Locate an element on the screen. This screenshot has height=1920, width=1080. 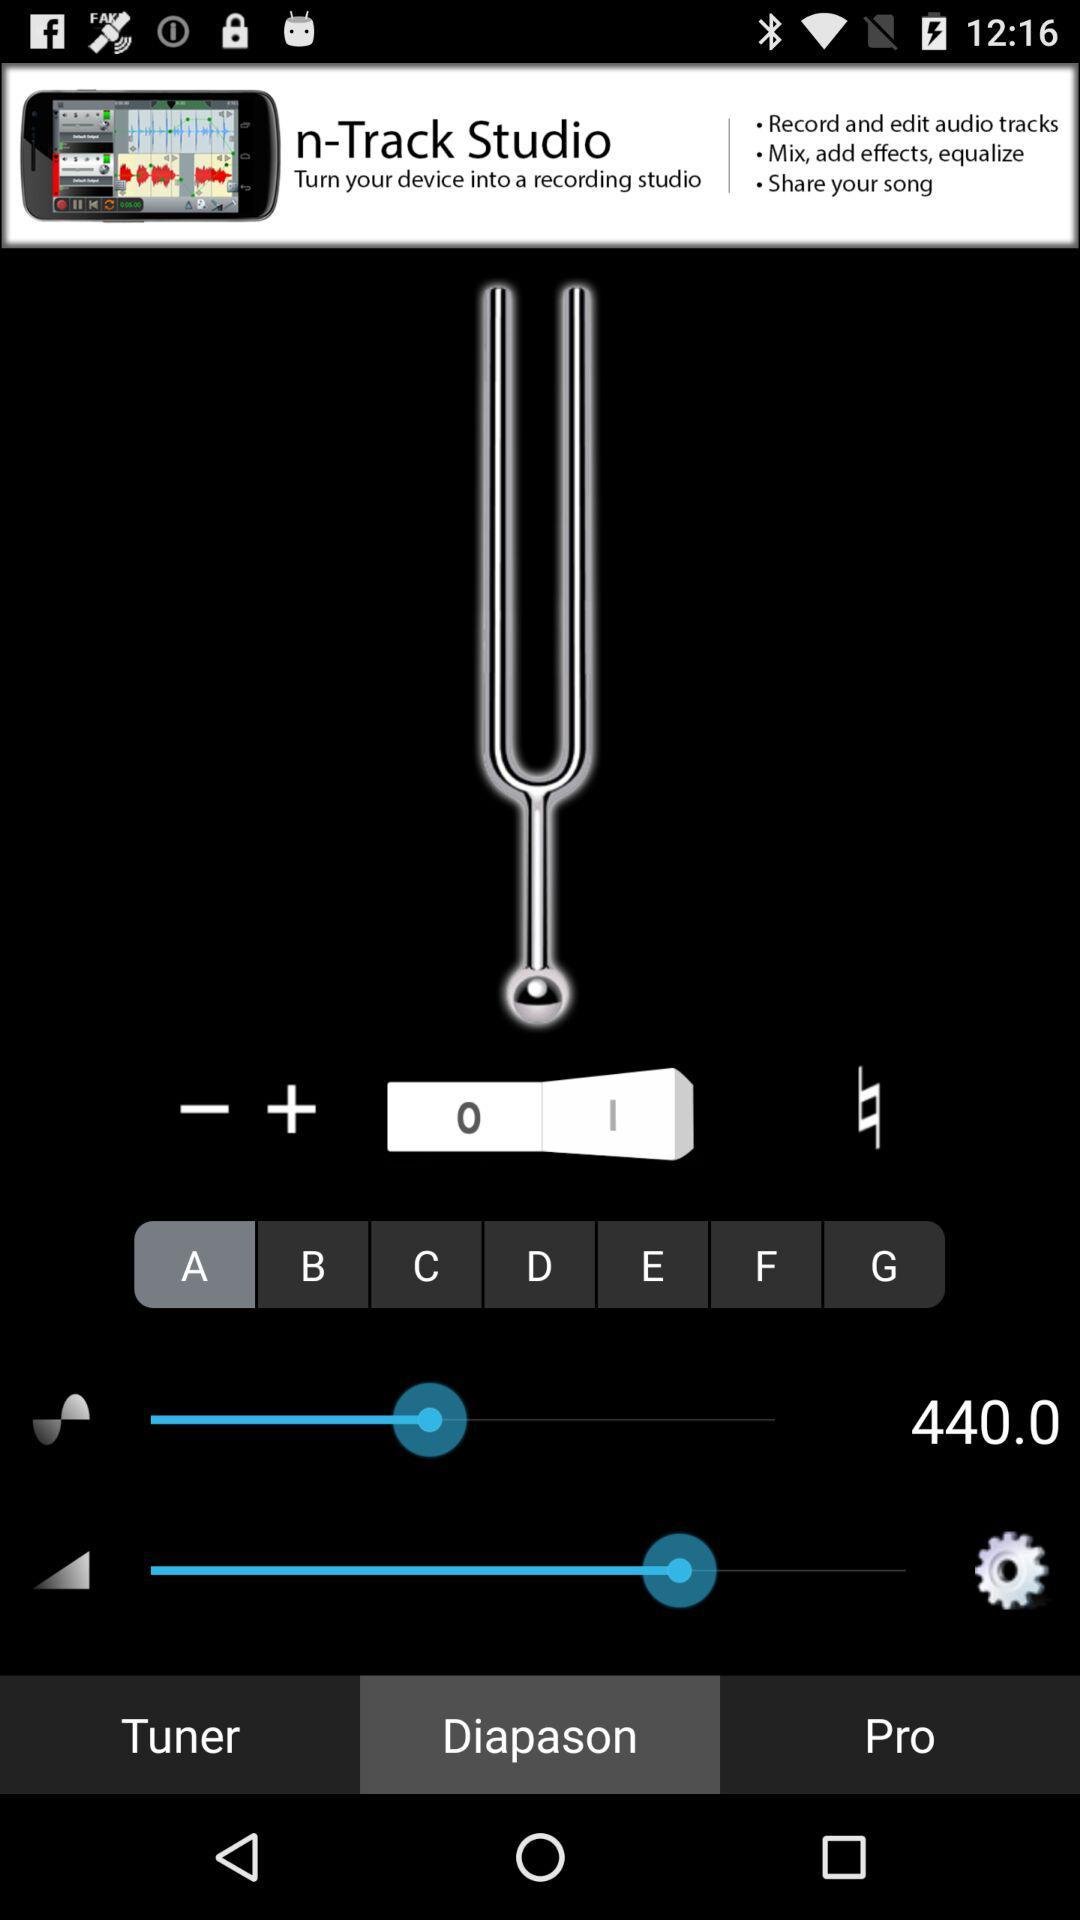
increase volume is located at coordinates (292, 1107).